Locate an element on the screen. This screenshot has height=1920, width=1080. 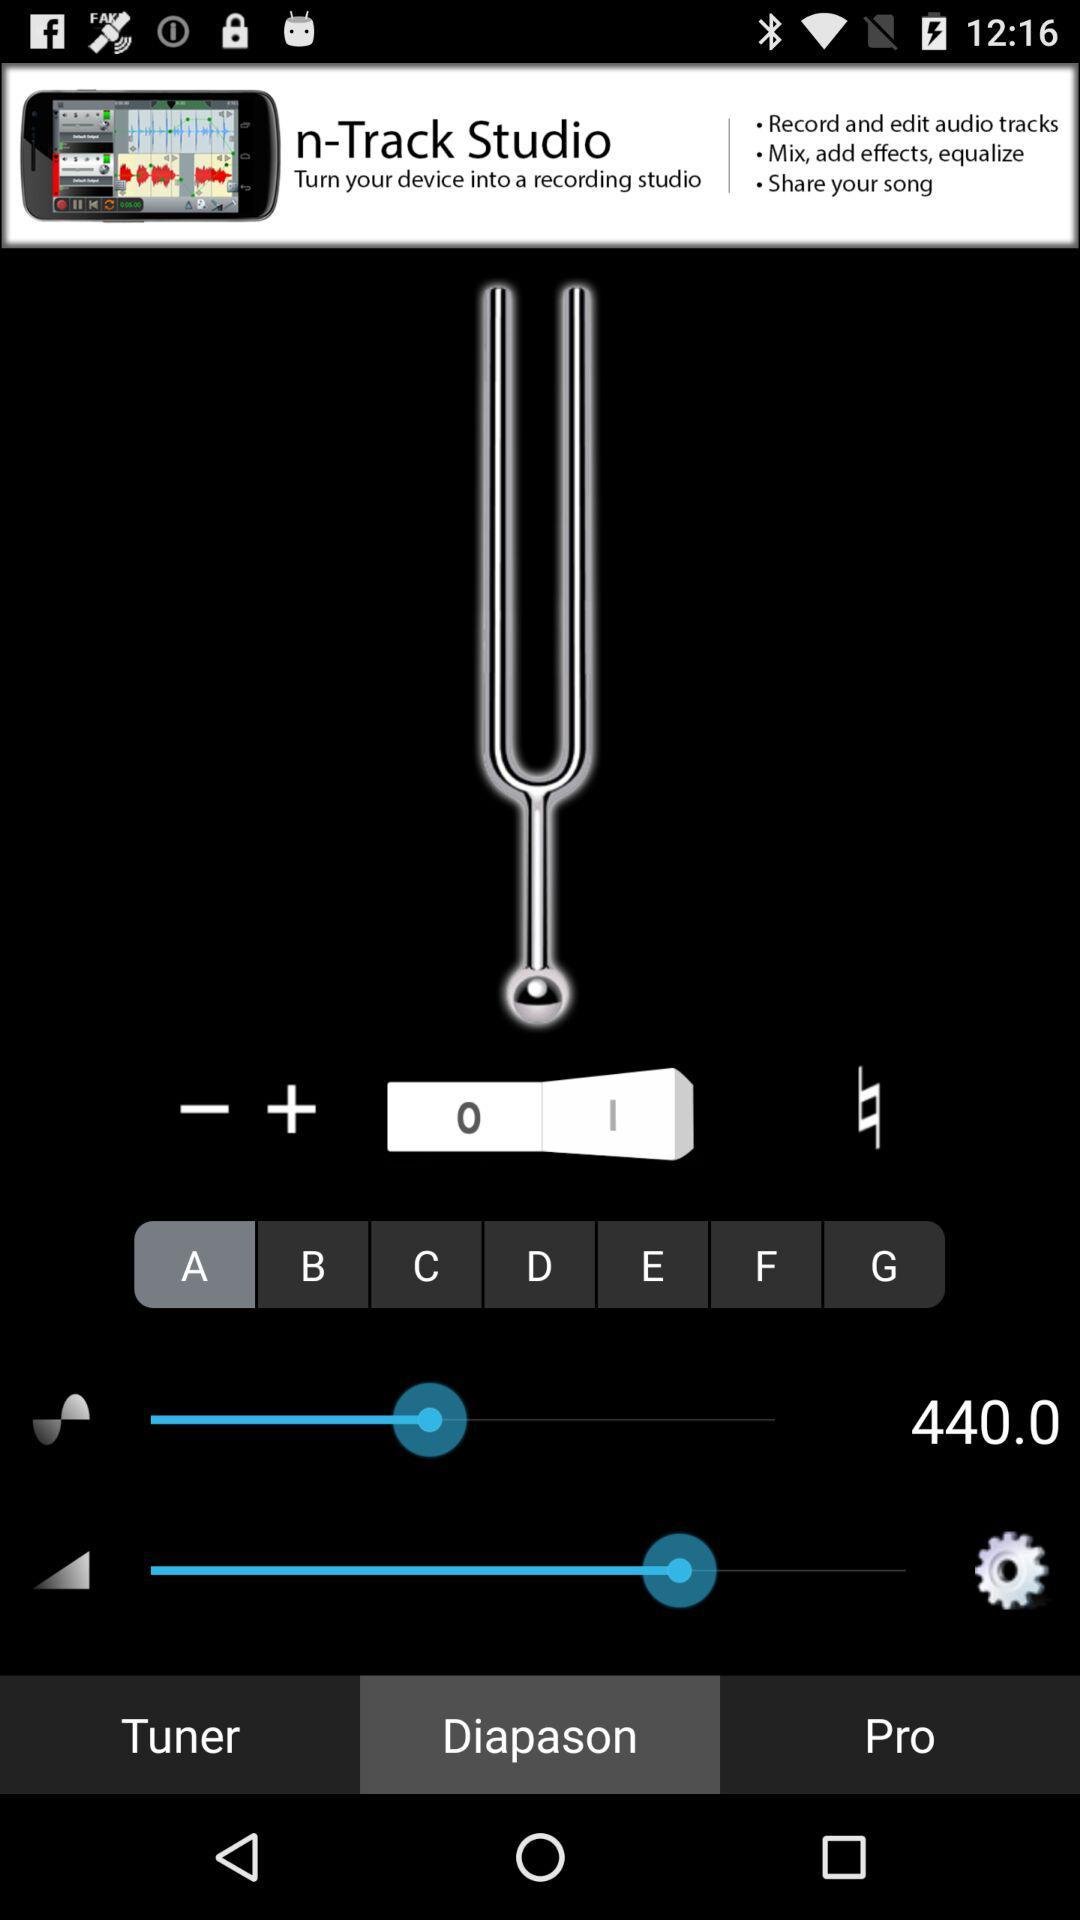
increase volume is located at coordinates (292, 1107).